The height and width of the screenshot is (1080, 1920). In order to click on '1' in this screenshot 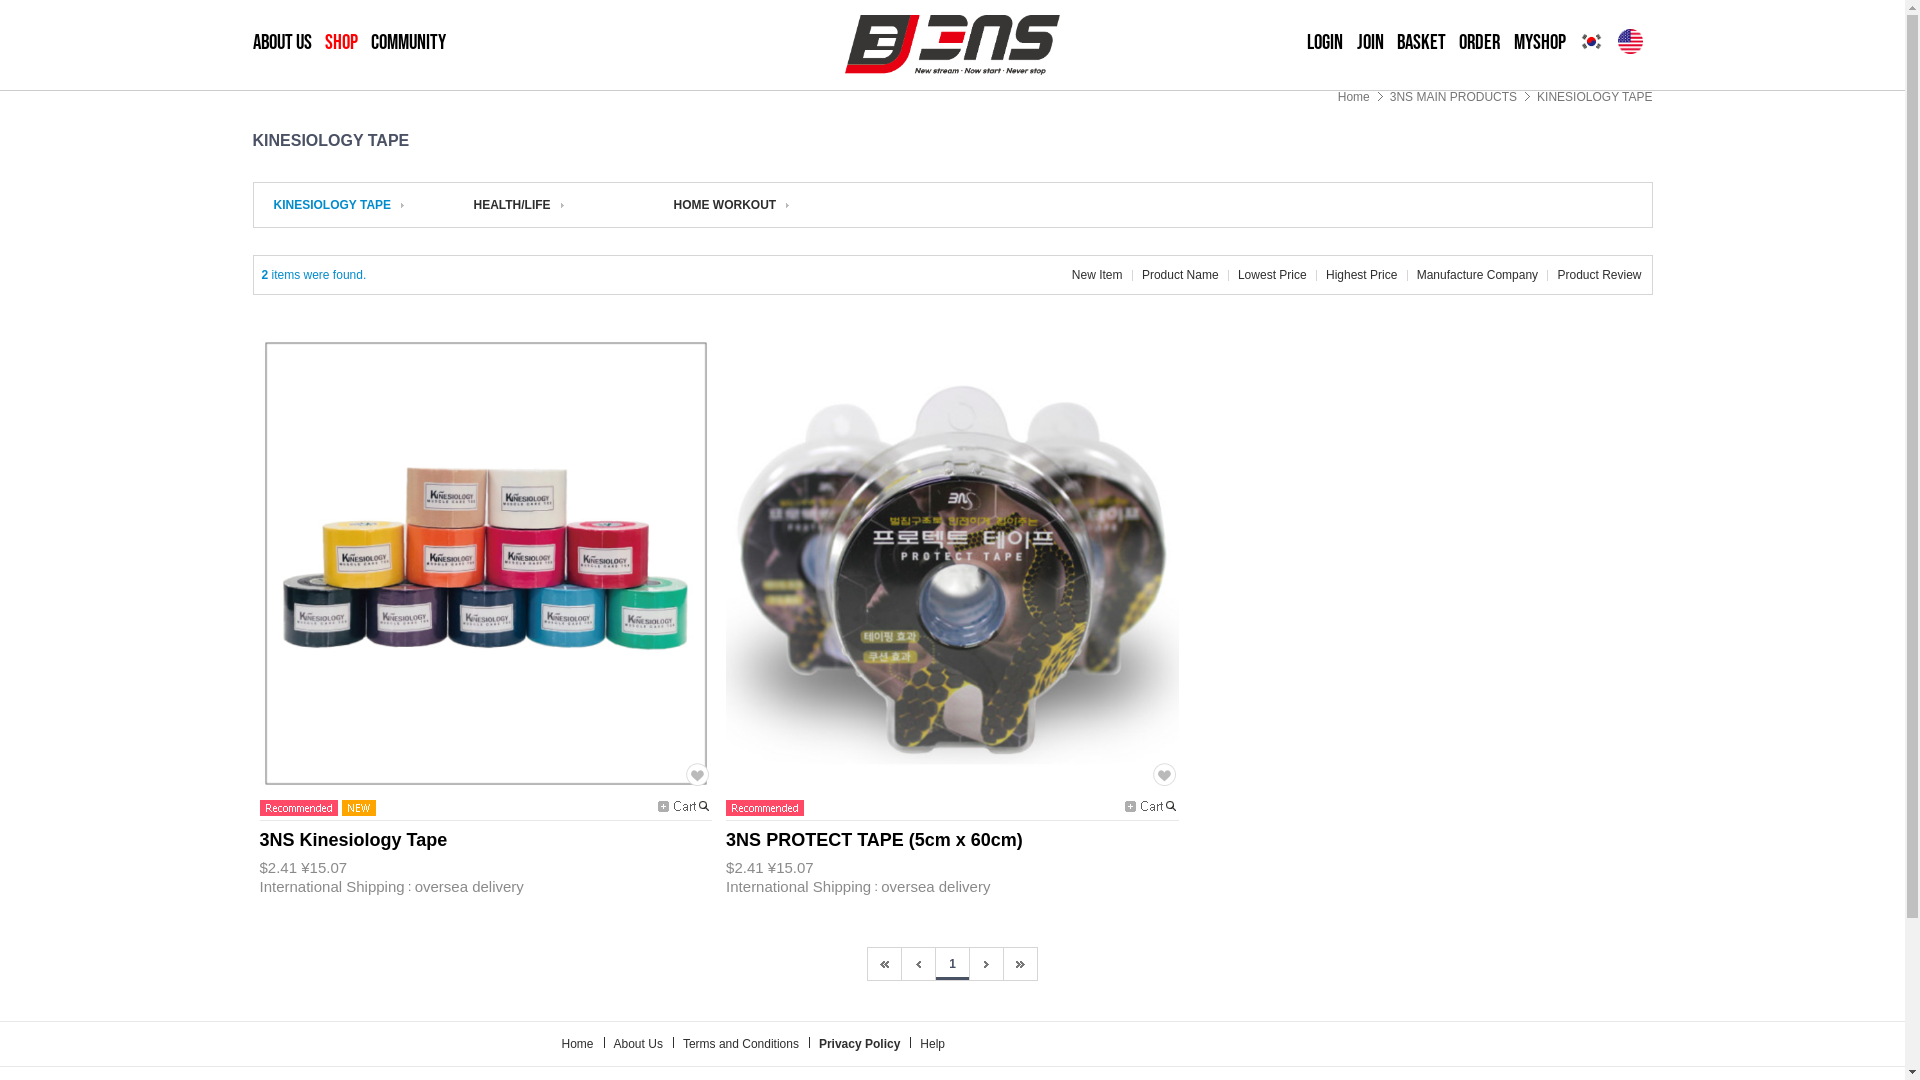, I will do `click(951, 963)`.